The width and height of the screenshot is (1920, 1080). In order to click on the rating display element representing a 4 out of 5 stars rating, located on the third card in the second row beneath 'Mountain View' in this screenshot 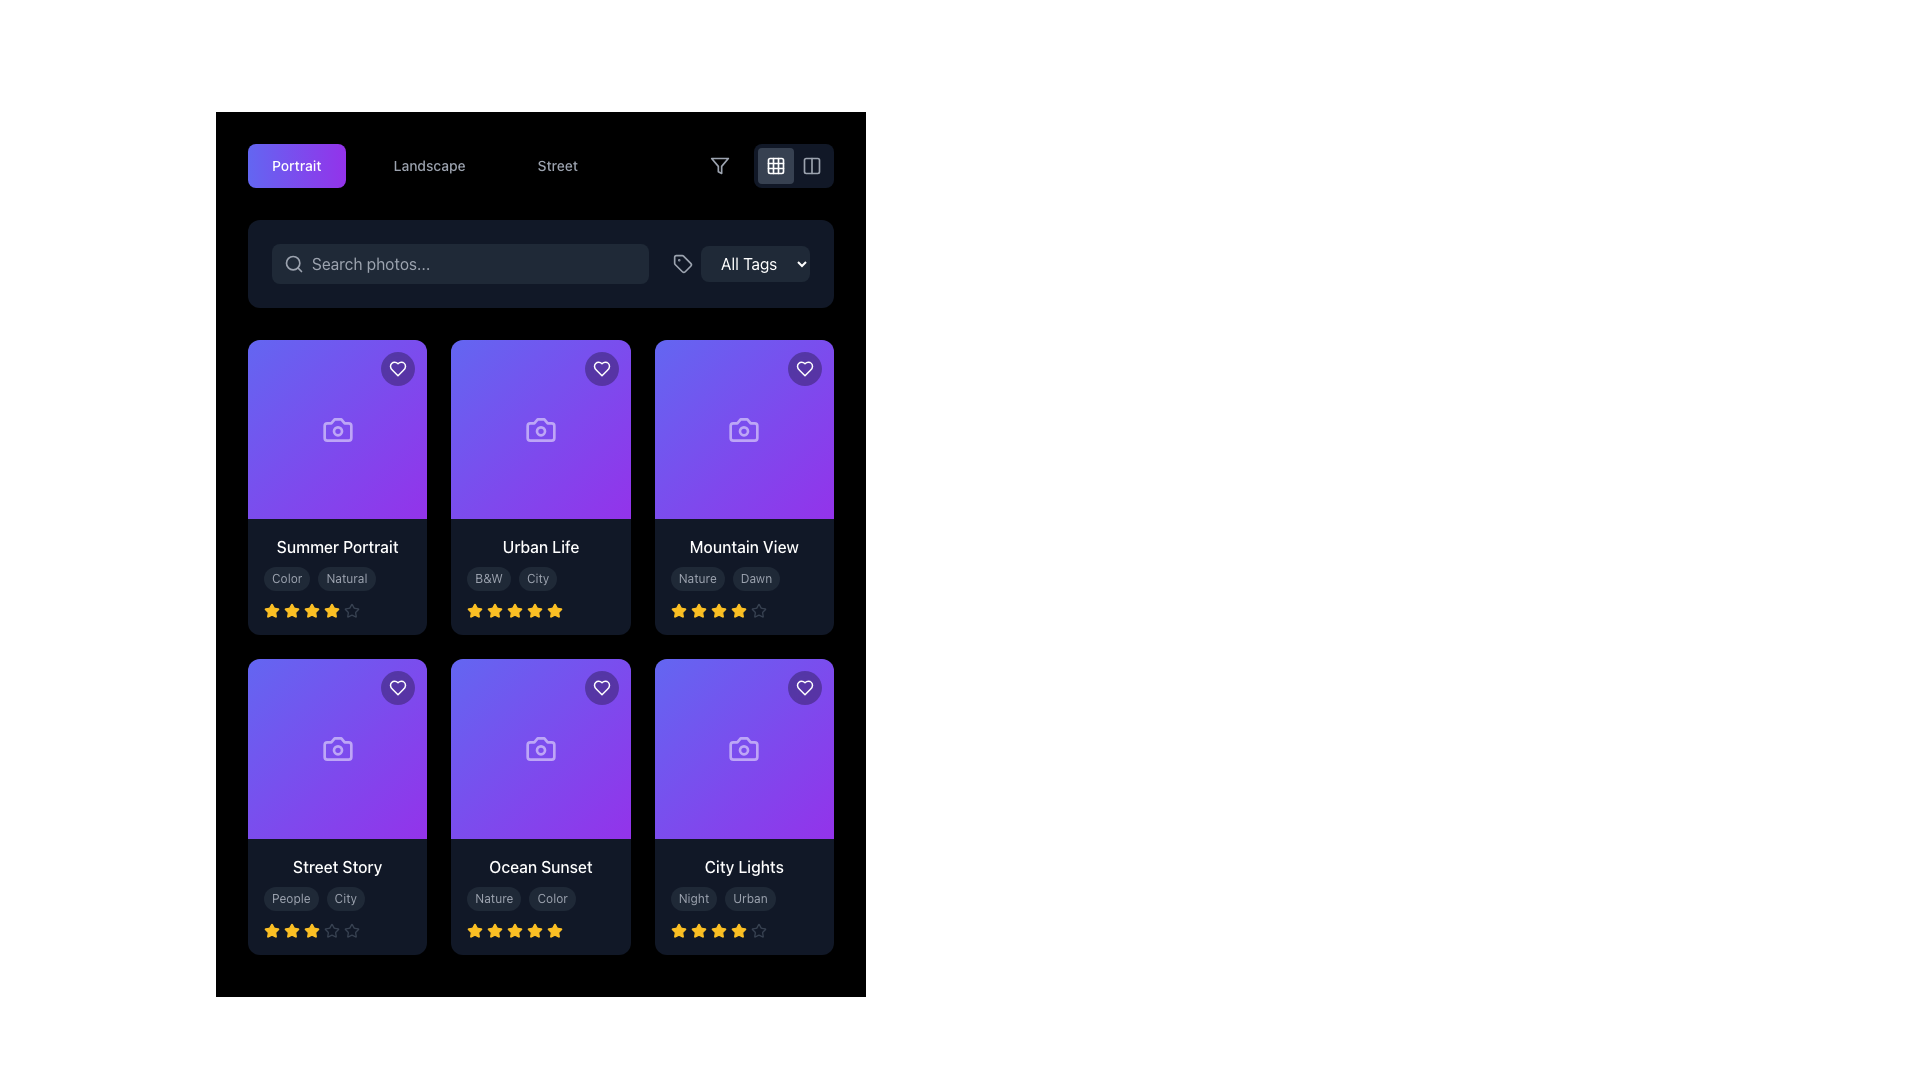, I will do `click(743, 610)`.